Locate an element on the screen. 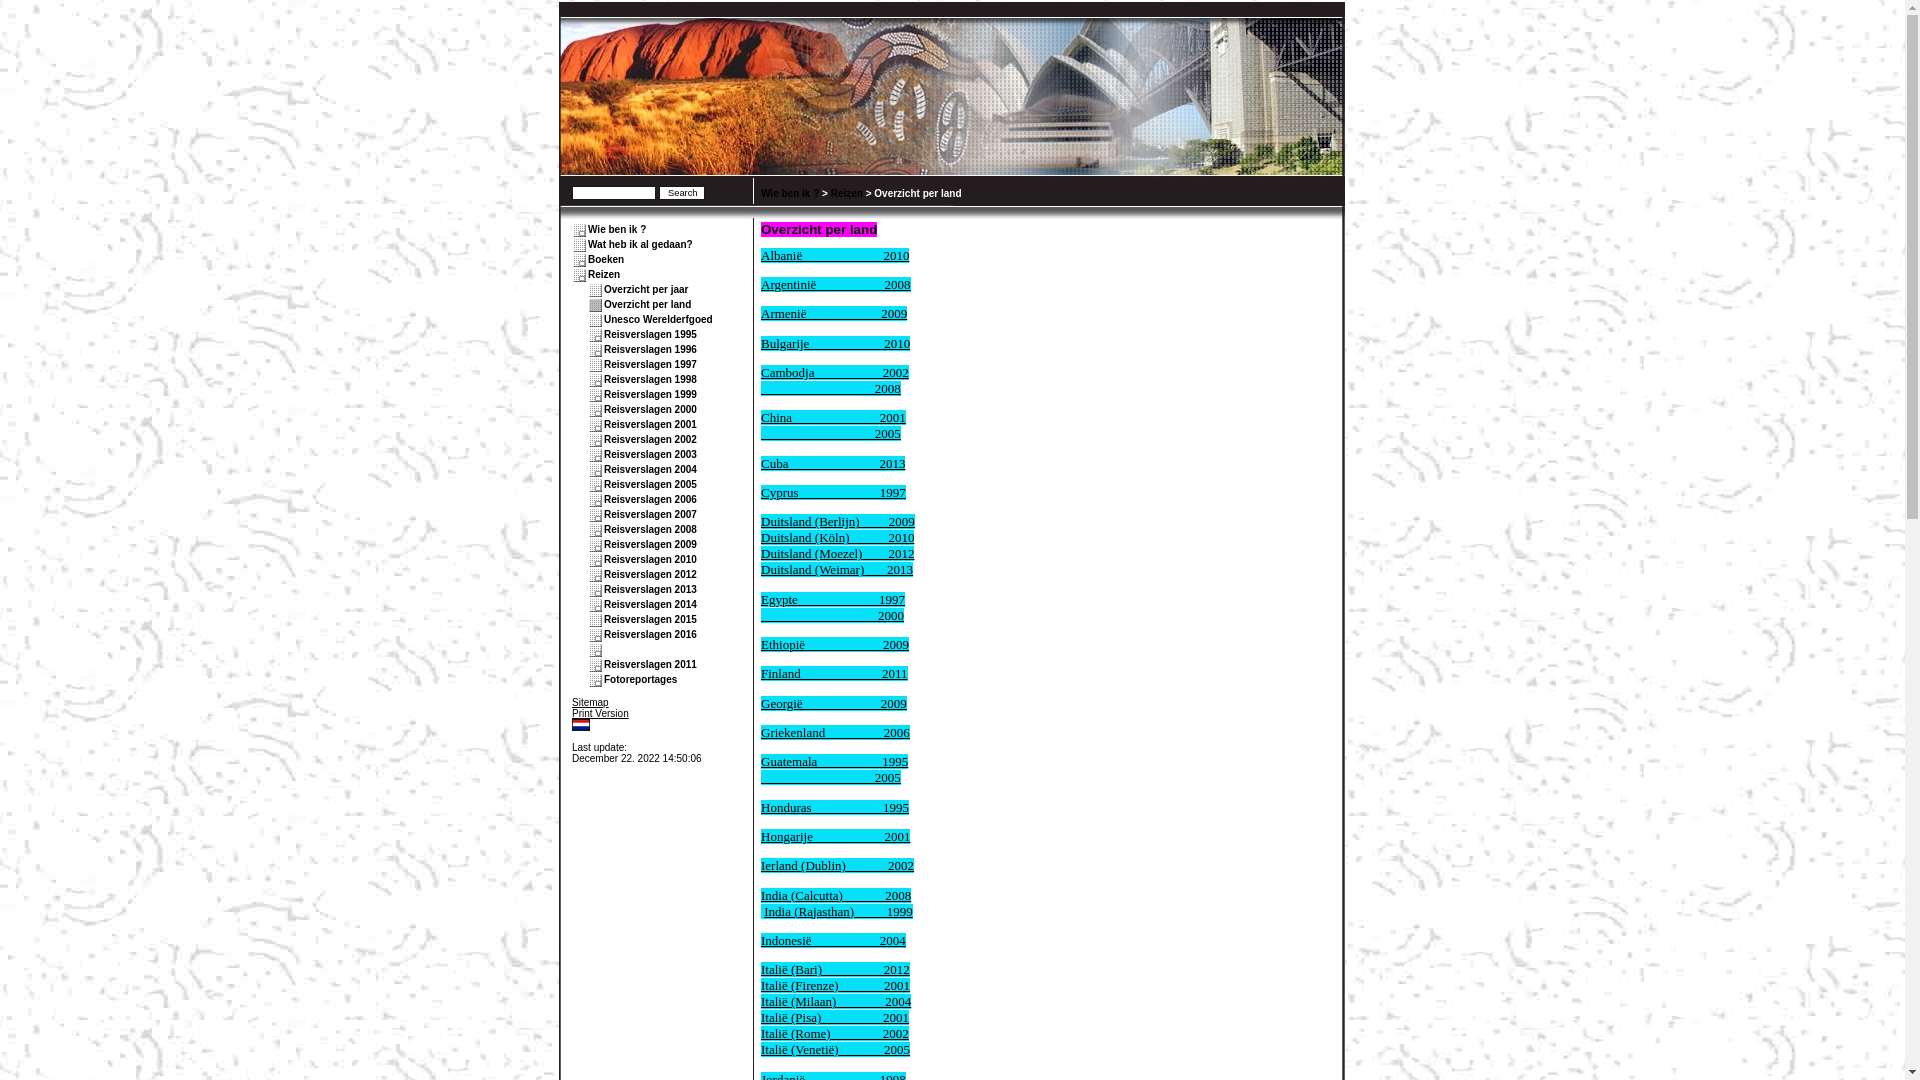 The width and height of the screenshot is (1920, 1080). '                                    2000' is located at coordinates (832, 614).